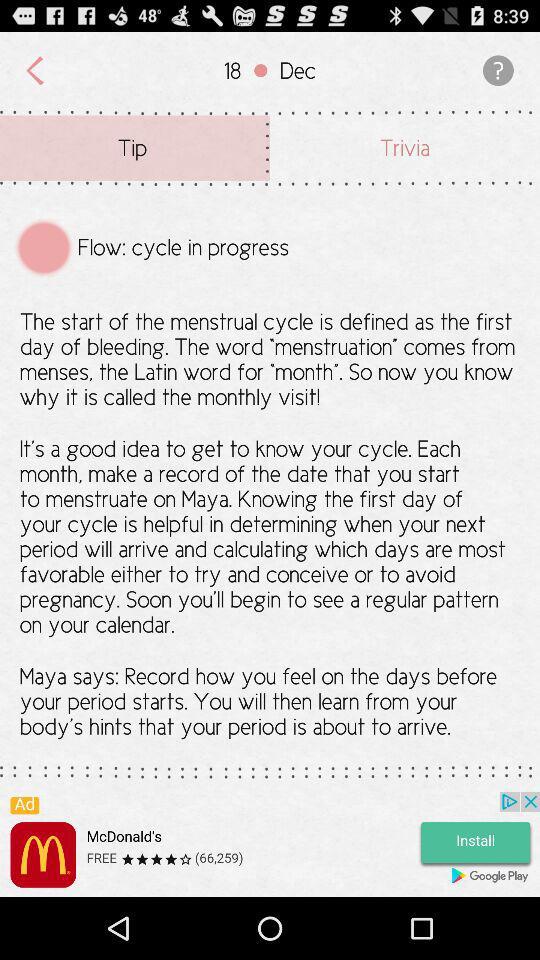  I want to click on the arrow_backward icon, so click(35, 75).